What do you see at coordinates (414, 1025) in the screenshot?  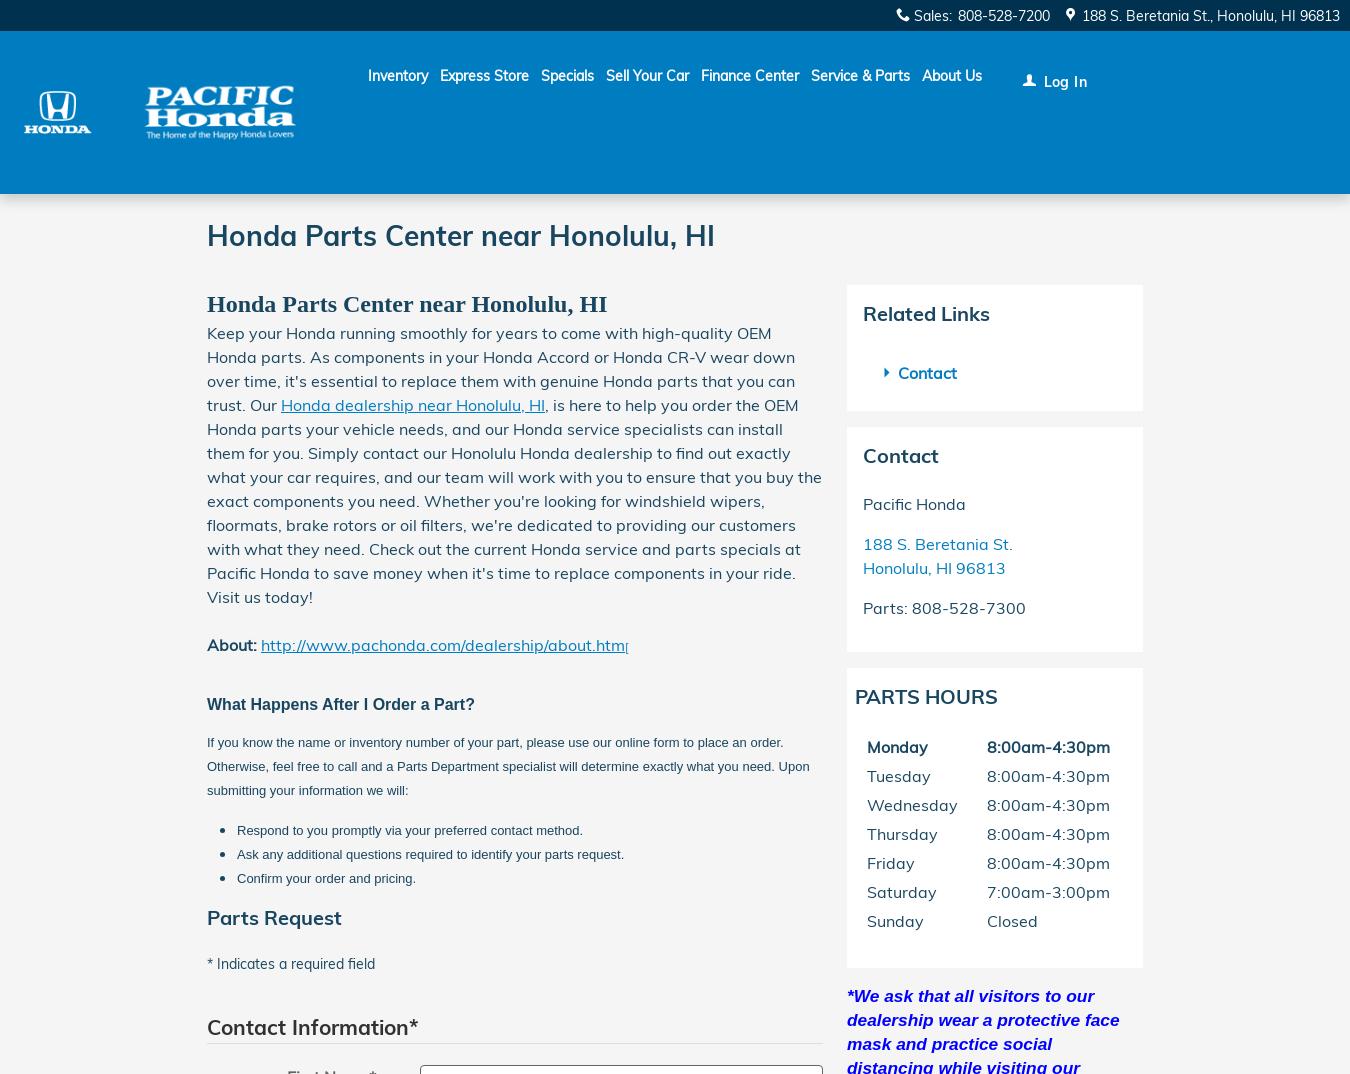 I see `'*'` at bounding box center [414, 1025].